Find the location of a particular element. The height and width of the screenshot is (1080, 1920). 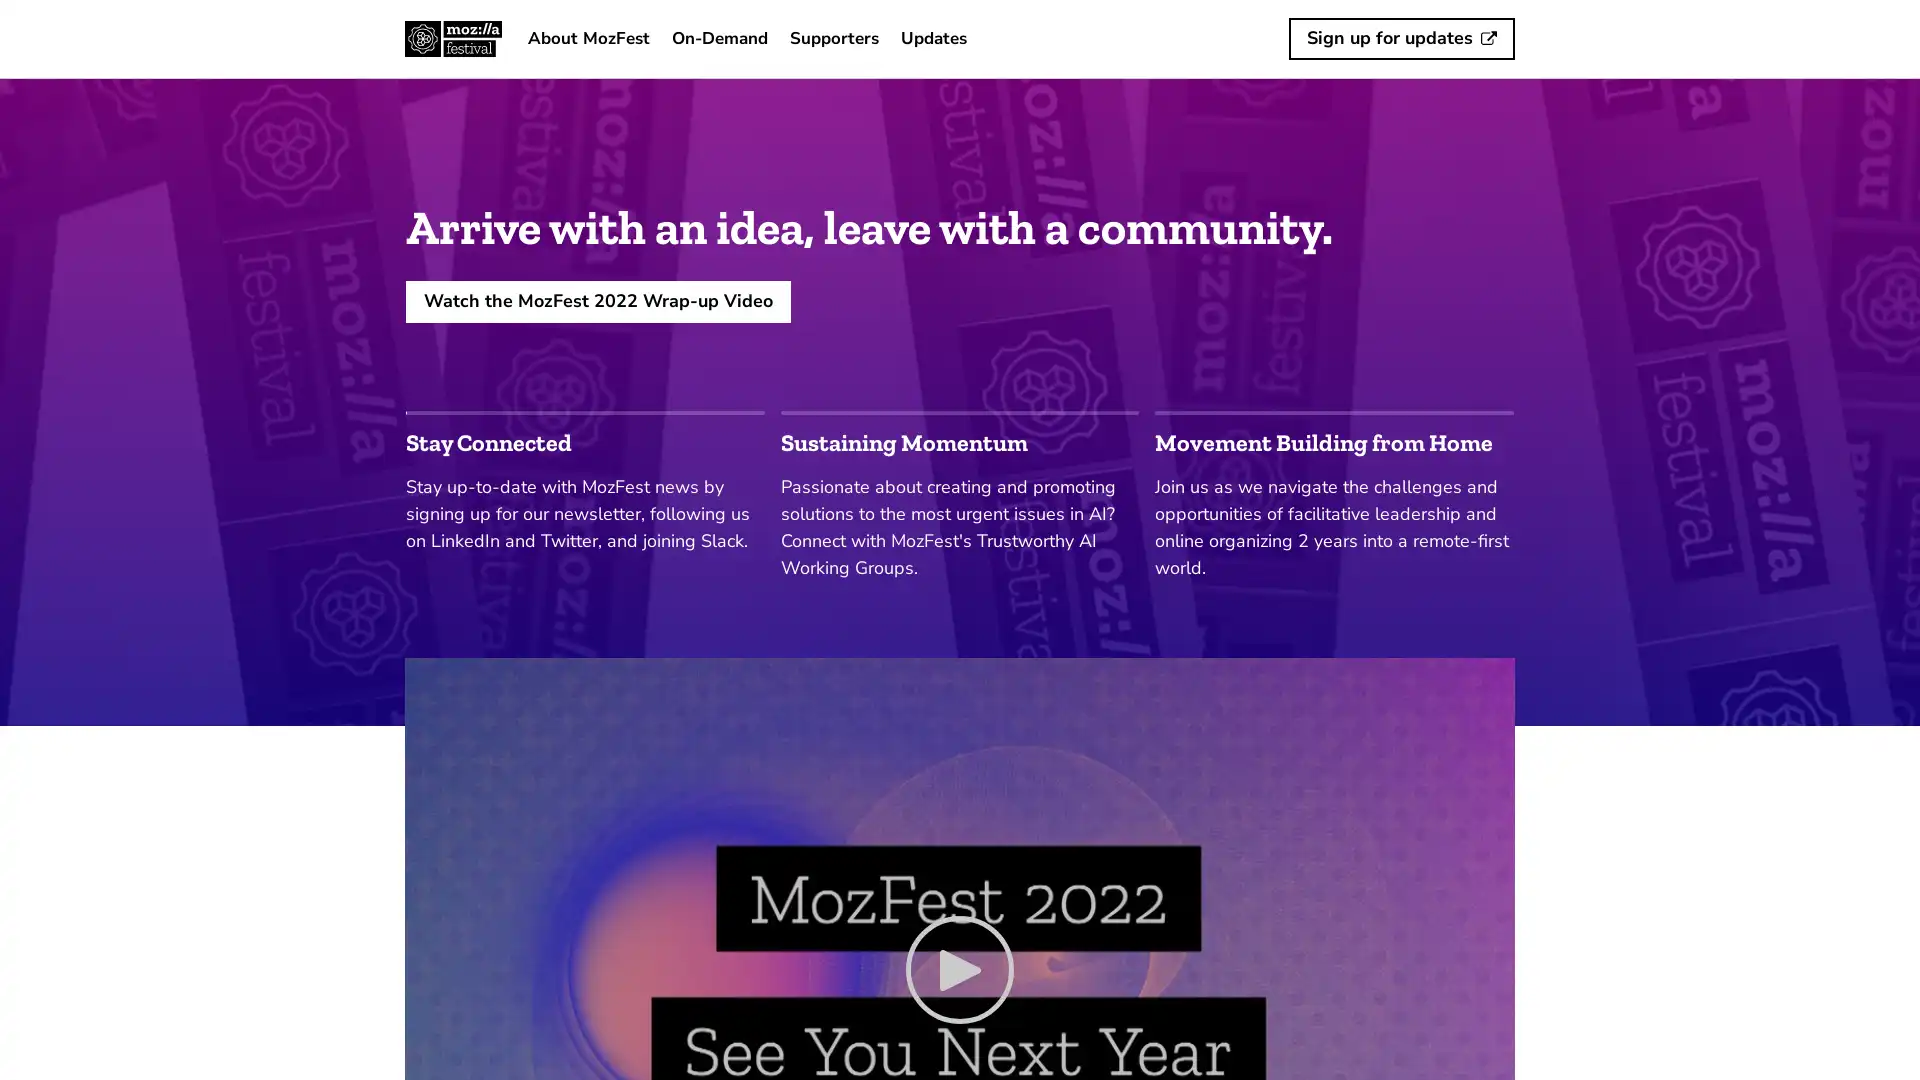

Go to slide 1 is located at coordinates (584, 411).